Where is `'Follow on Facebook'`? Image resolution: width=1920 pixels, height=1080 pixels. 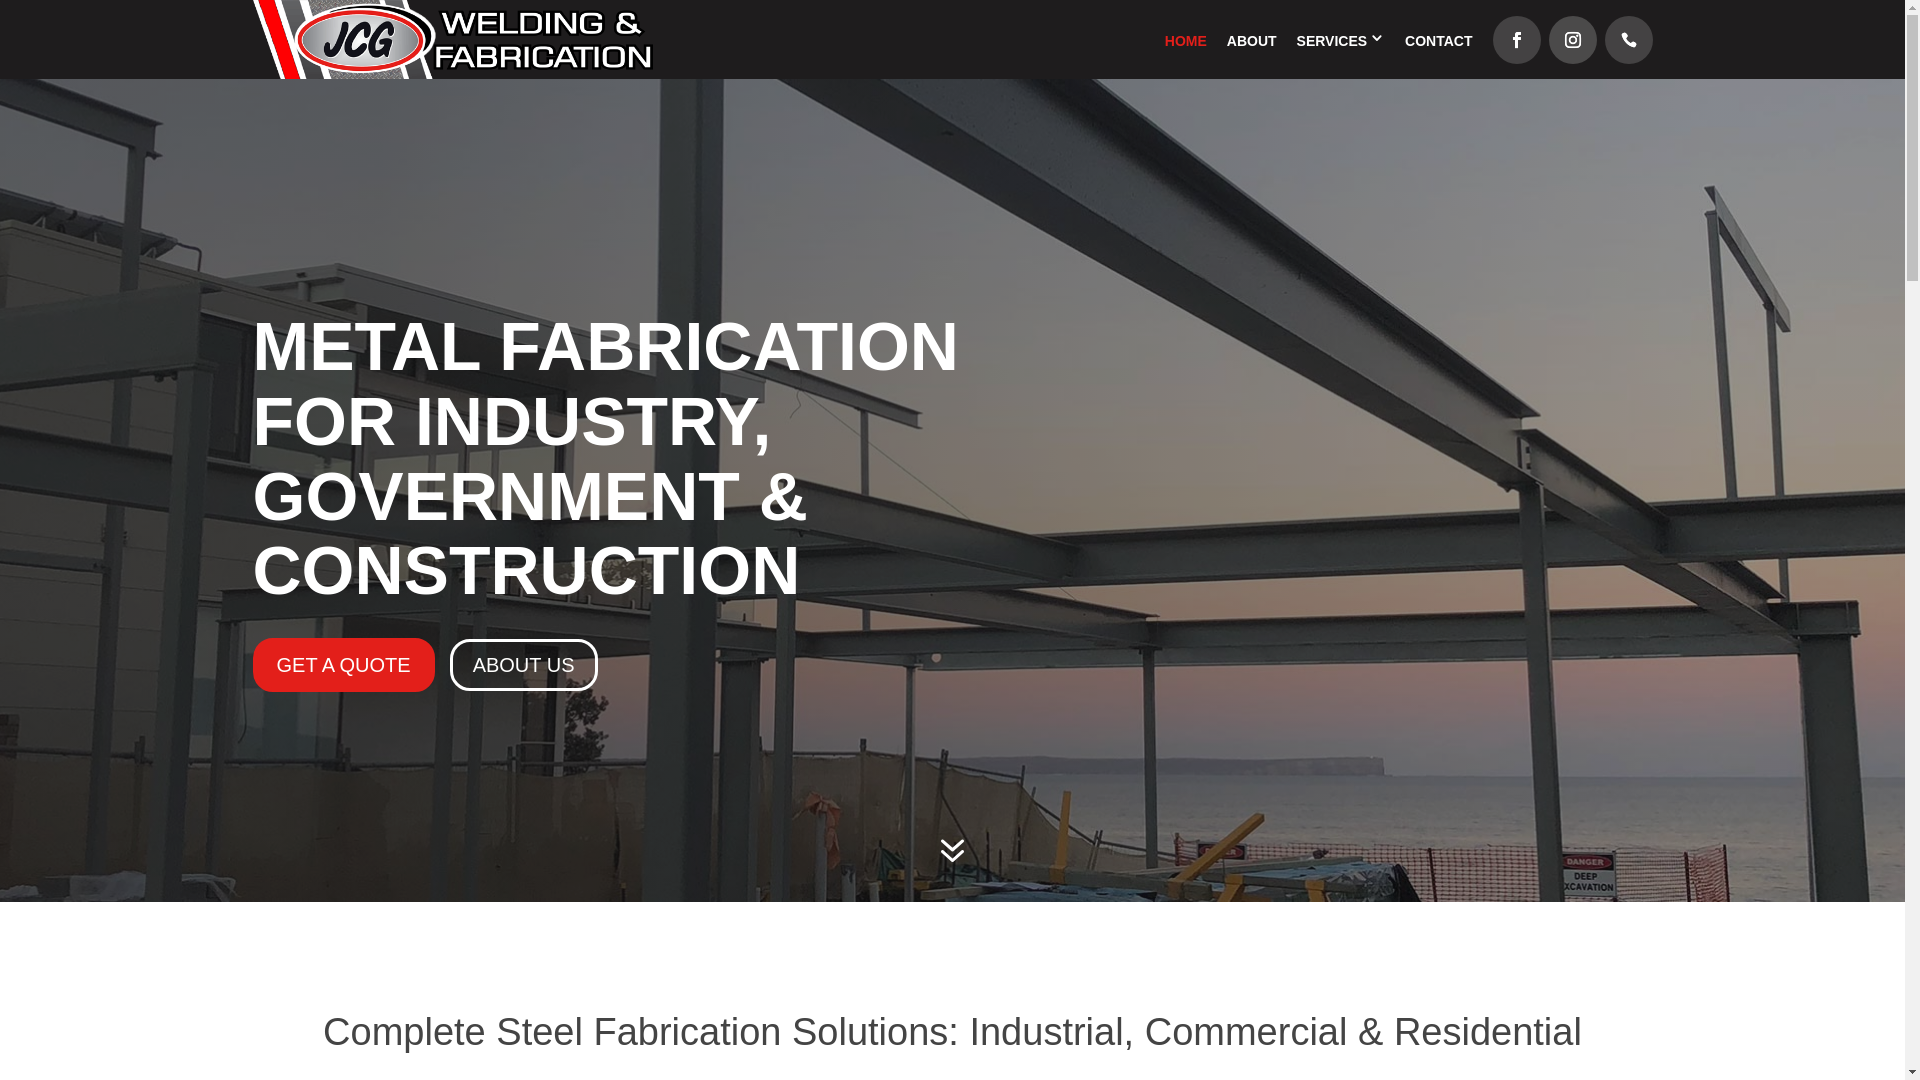
'Follow on Facebook' is located at coordinates (1516, 39).